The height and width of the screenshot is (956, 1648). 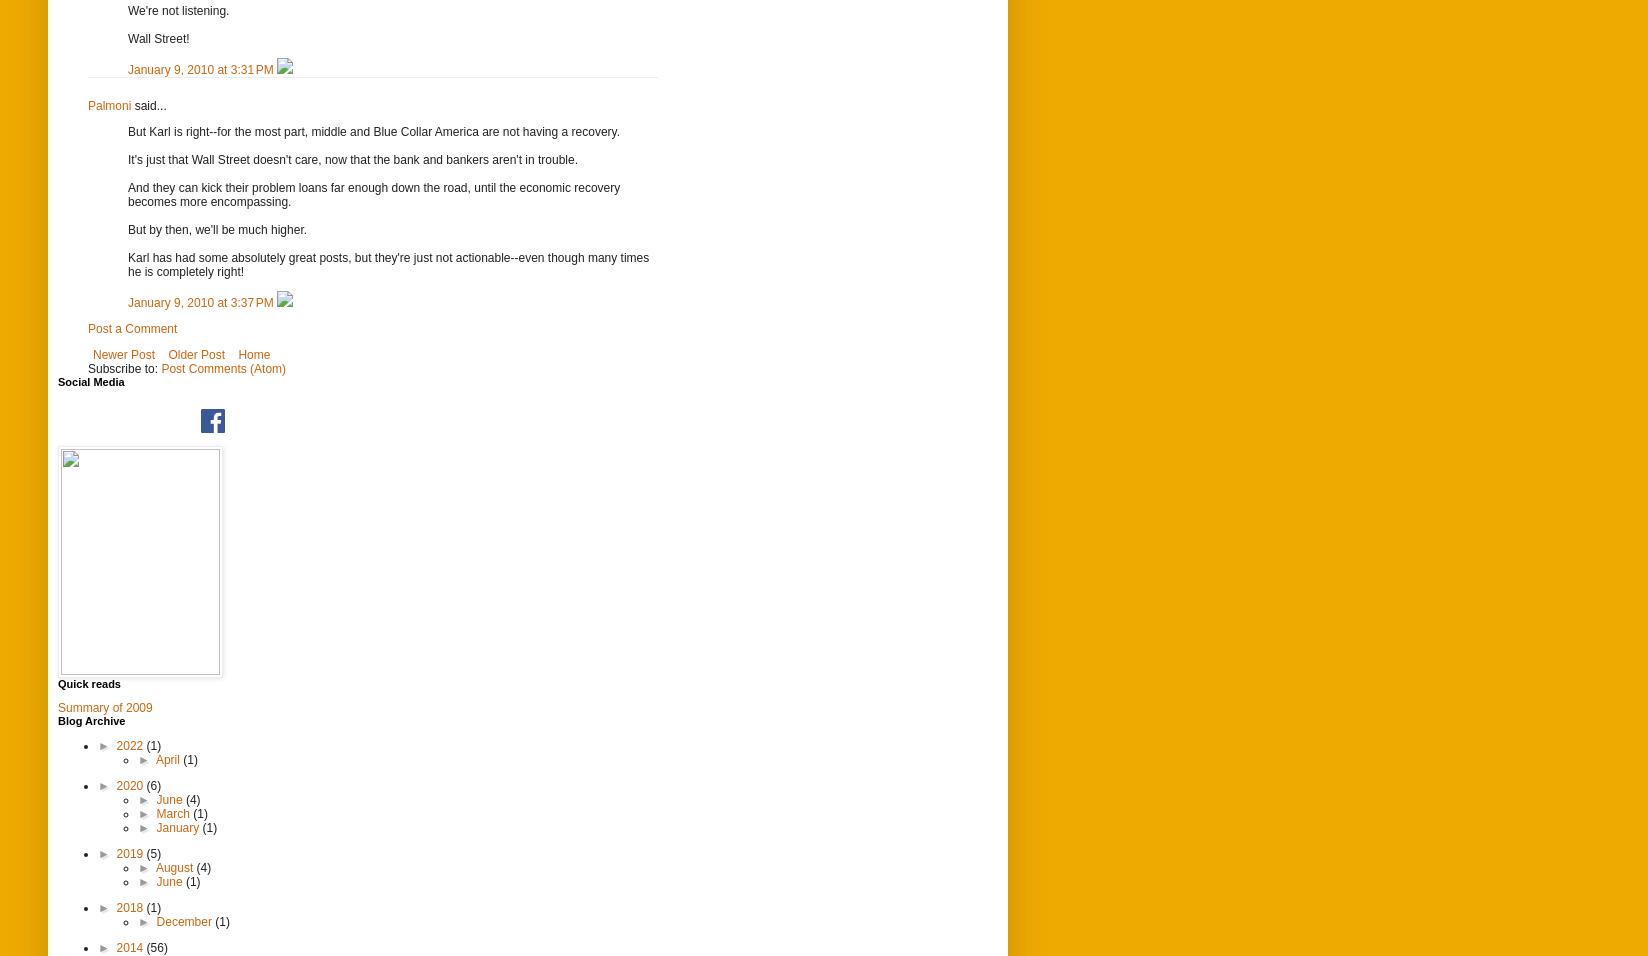 I want to click on 'April', so click(x=168, y=757).